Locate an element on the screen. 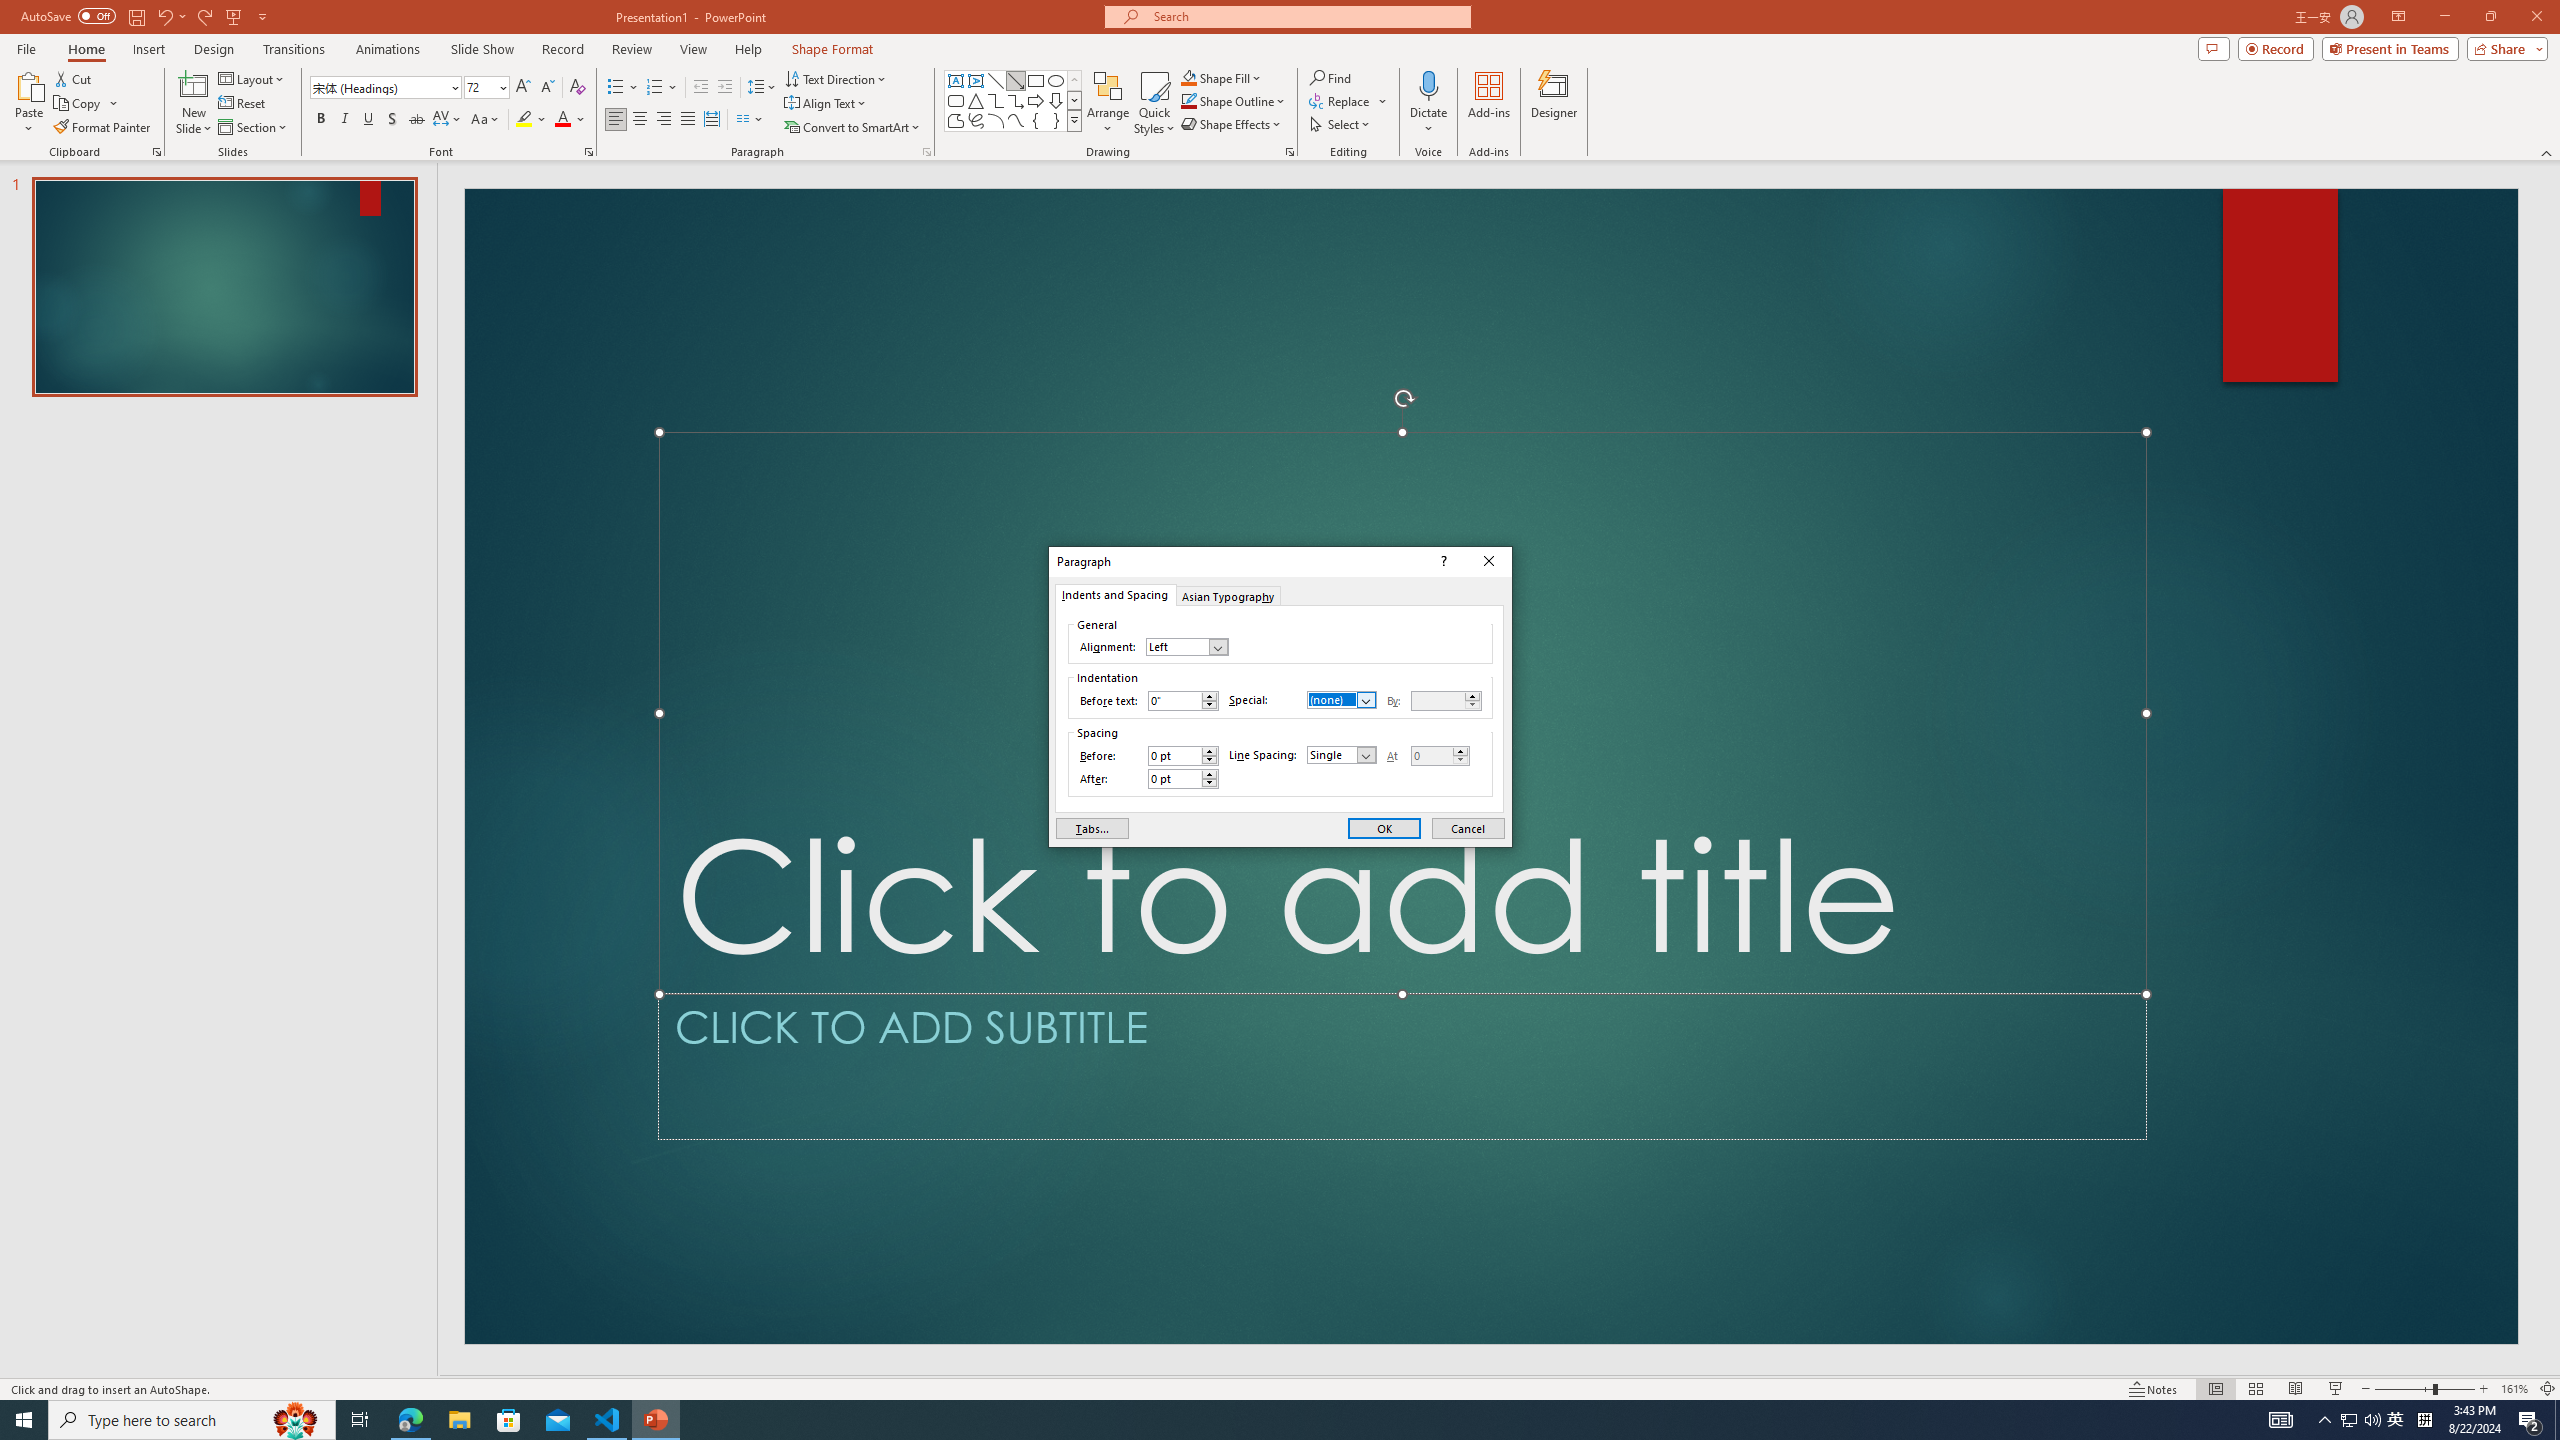  'Line Spacing' is located at coordinates (1341, 754).